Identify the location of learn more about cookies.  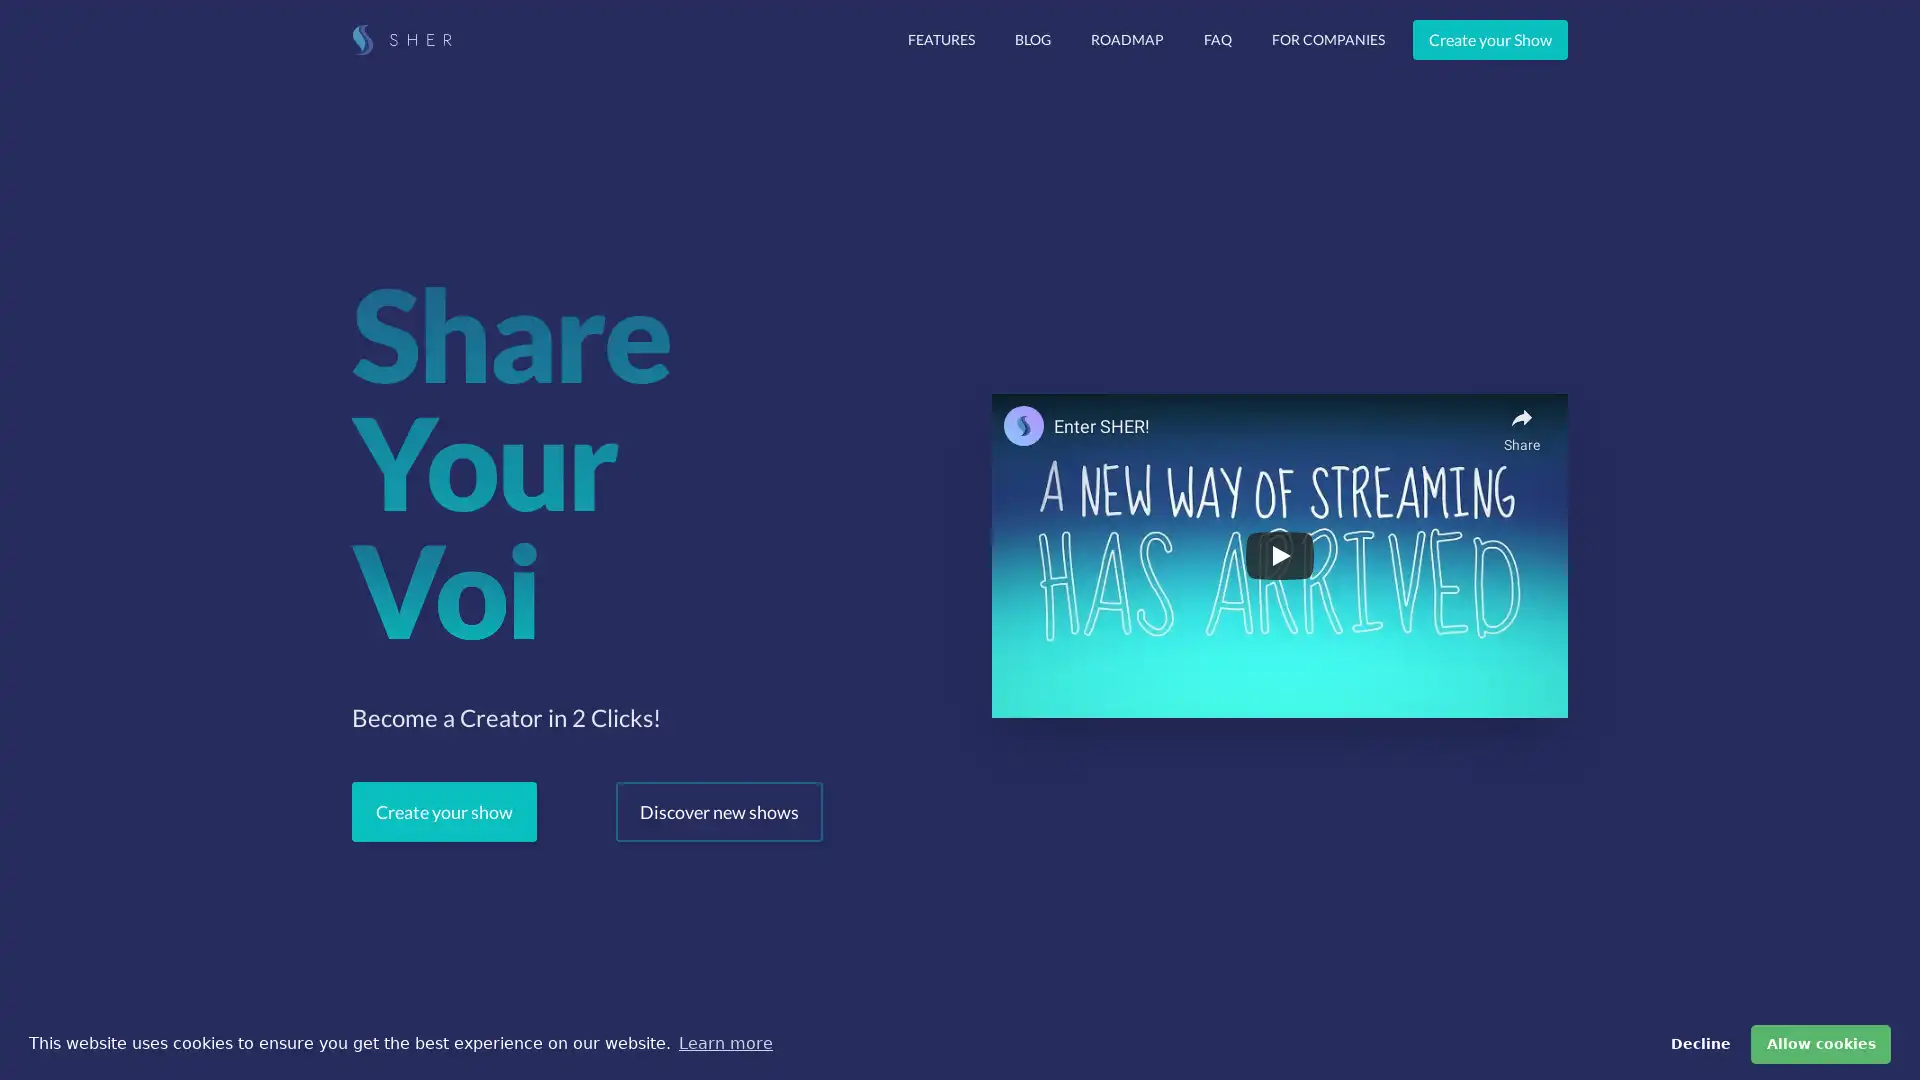
(724, 1043).